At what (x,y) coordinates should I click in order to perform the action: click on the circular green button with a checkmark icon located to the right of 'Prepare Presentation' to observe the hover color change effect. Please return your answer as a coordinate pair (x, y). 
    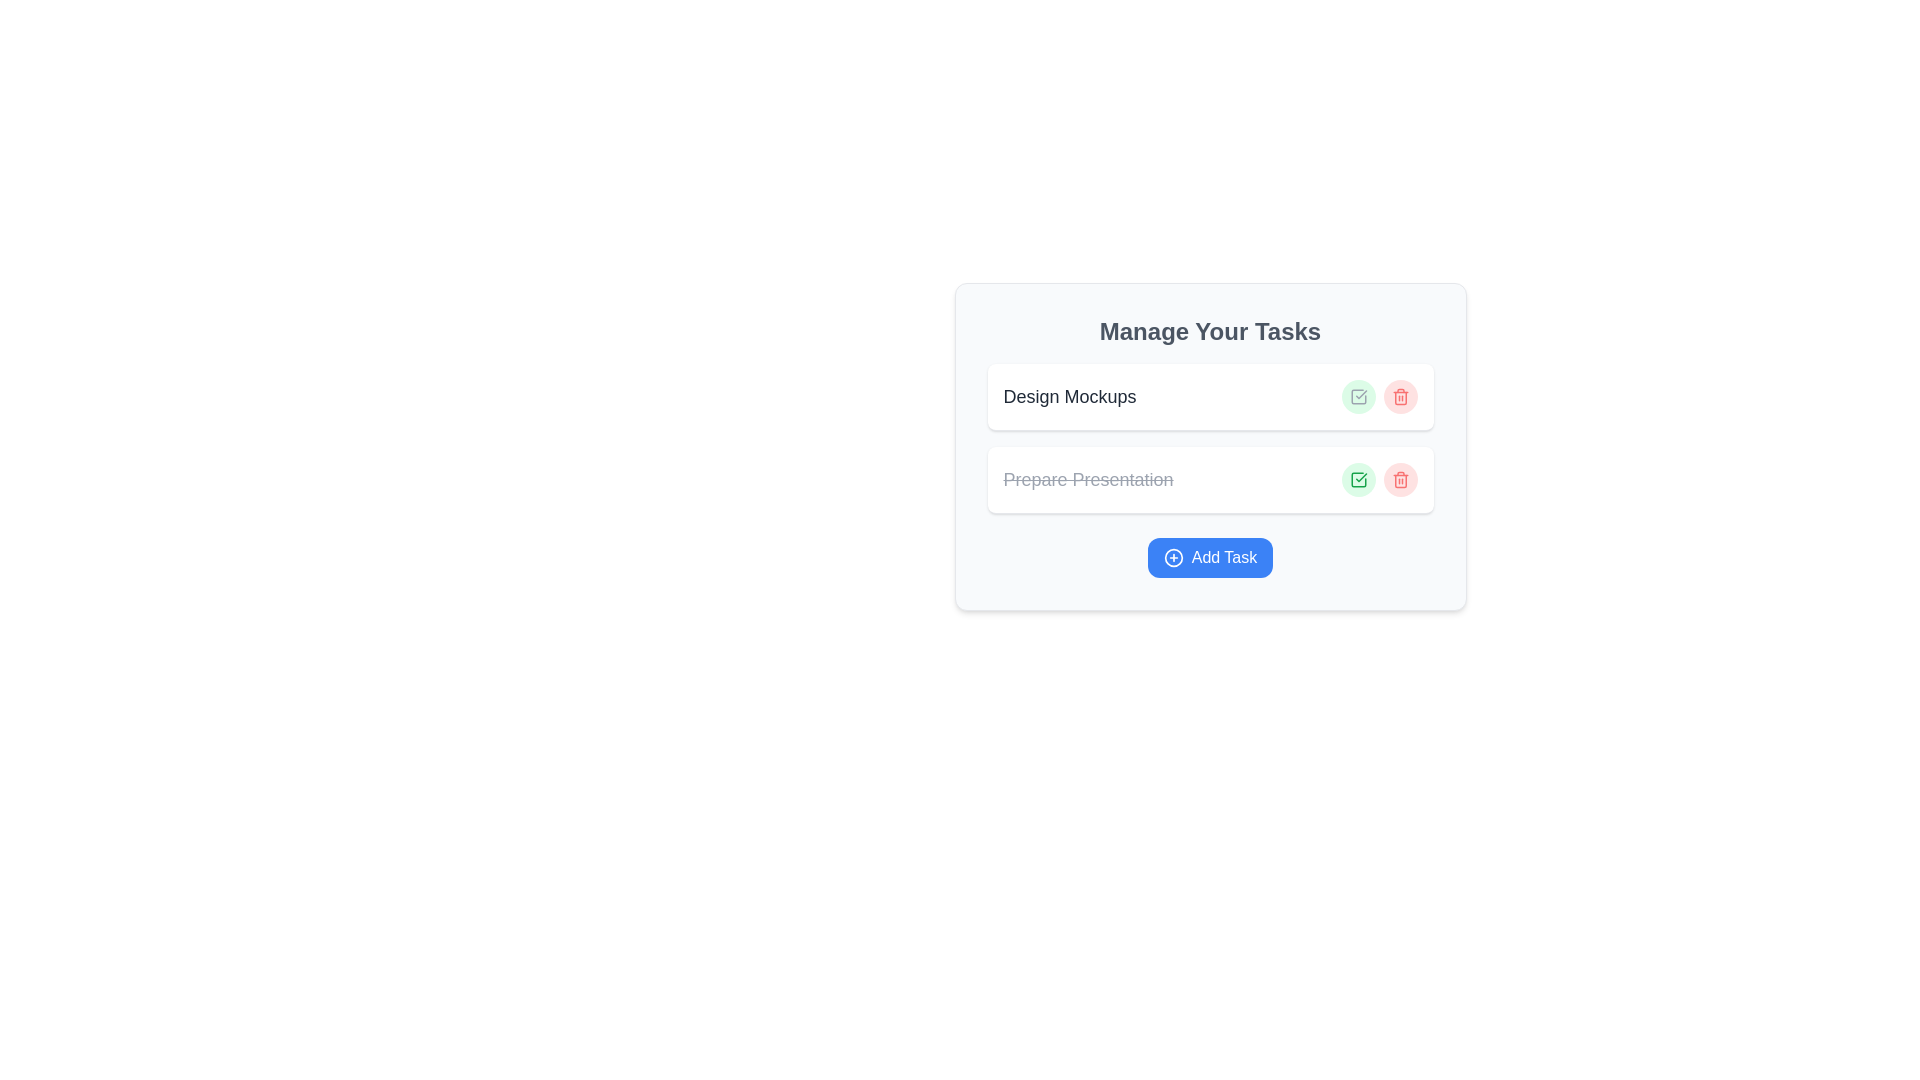
    Looking at the image, I should click on (1358, 479).